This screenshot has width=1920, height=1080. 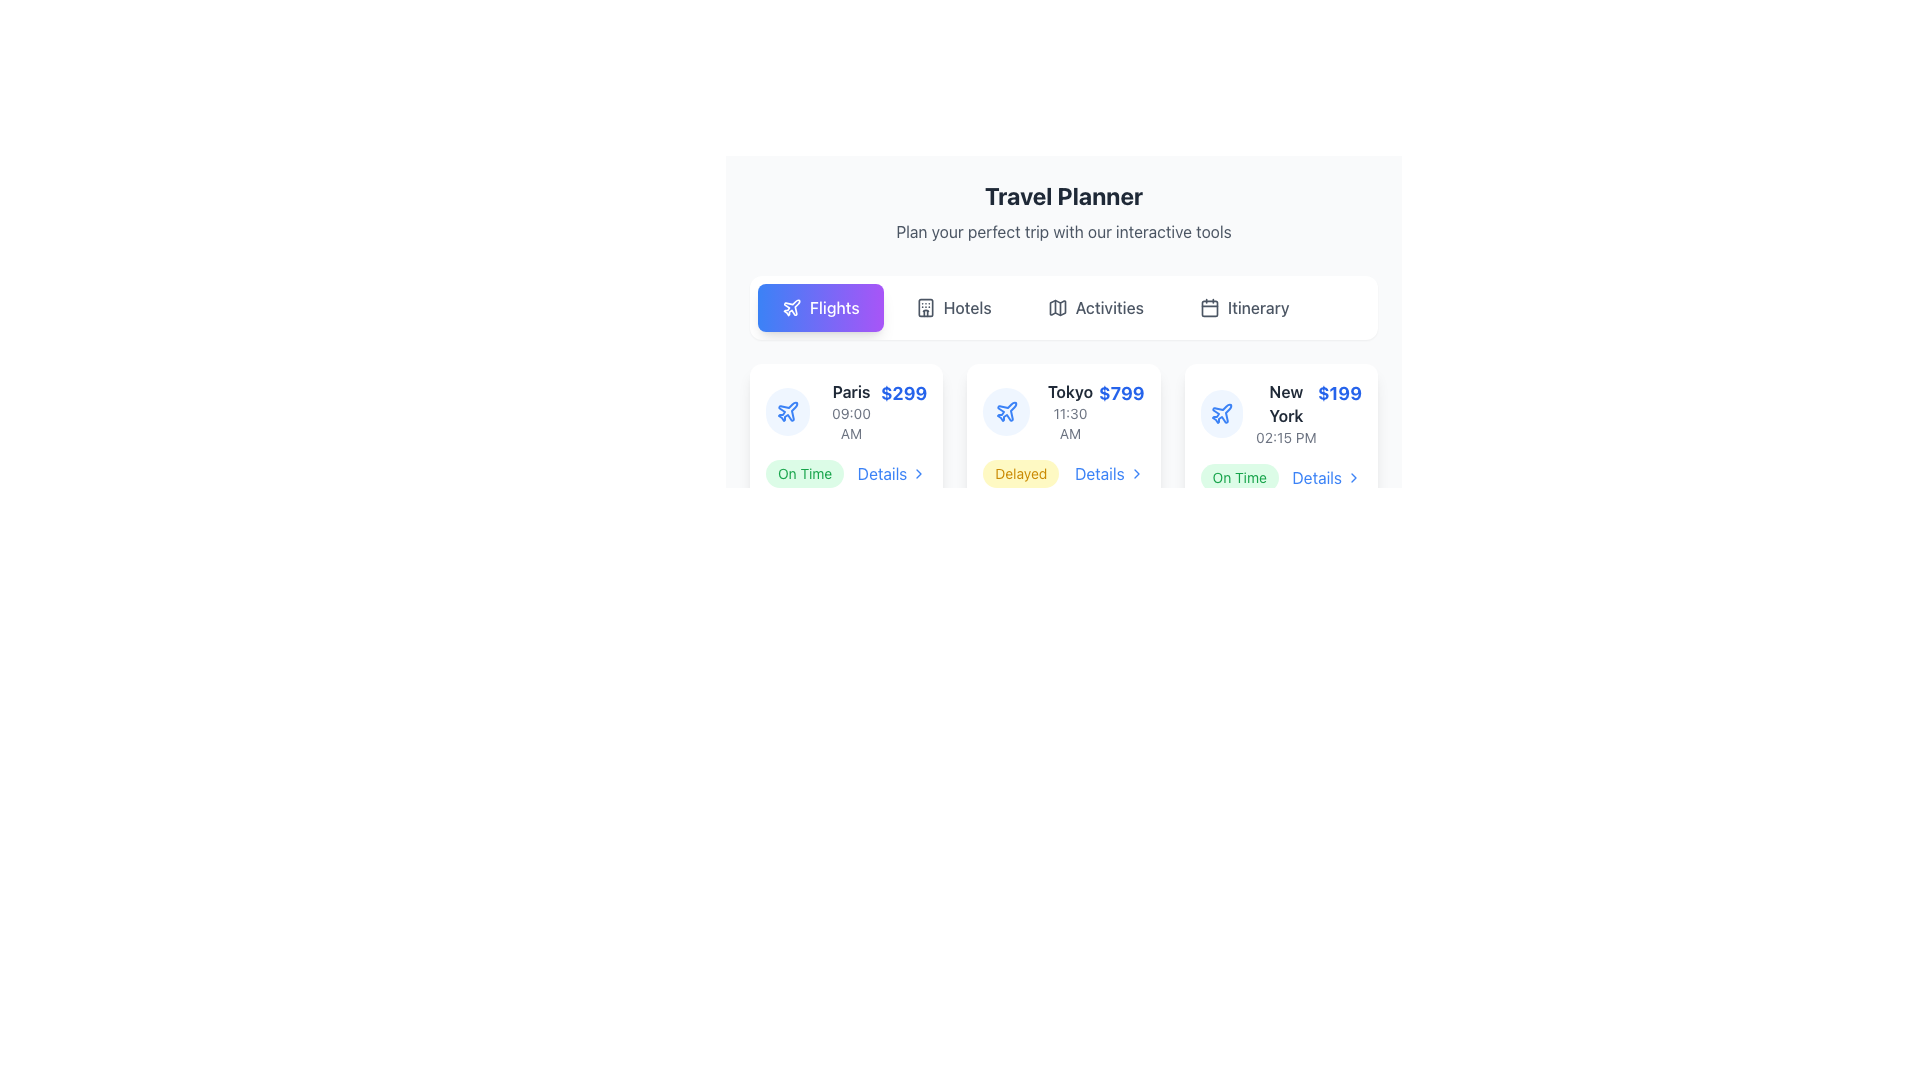 What do you see at coordinates (952, 308) in the screenshot?
I see `the 'Hotels' button, which is a horizontal rectangular button with rounded corners, white background, and gray text, located in the navigation bar` at bounding box center [952, 308].